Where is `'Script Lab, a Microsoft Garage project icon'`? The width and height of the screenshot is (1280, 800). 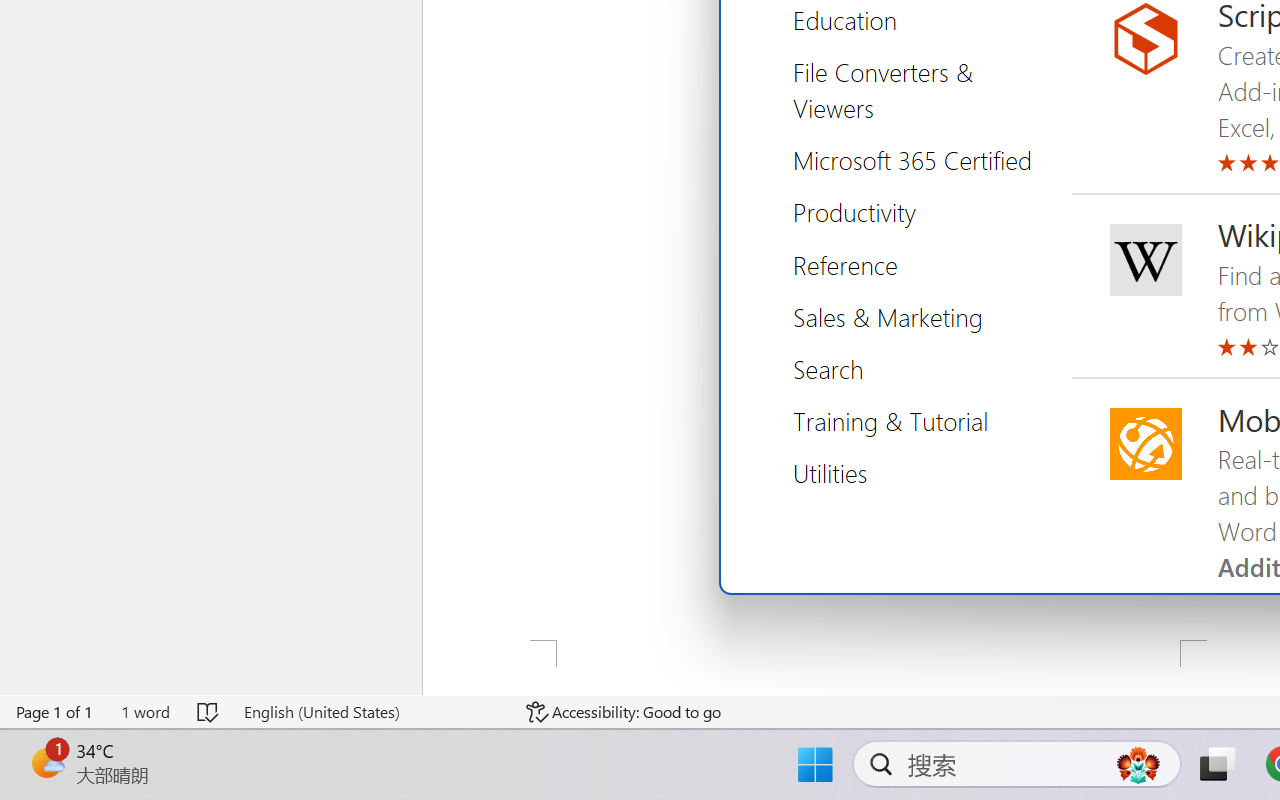 'Script Lab, a Microsoft Garage project icon' is located at coordinates (1145, 38).